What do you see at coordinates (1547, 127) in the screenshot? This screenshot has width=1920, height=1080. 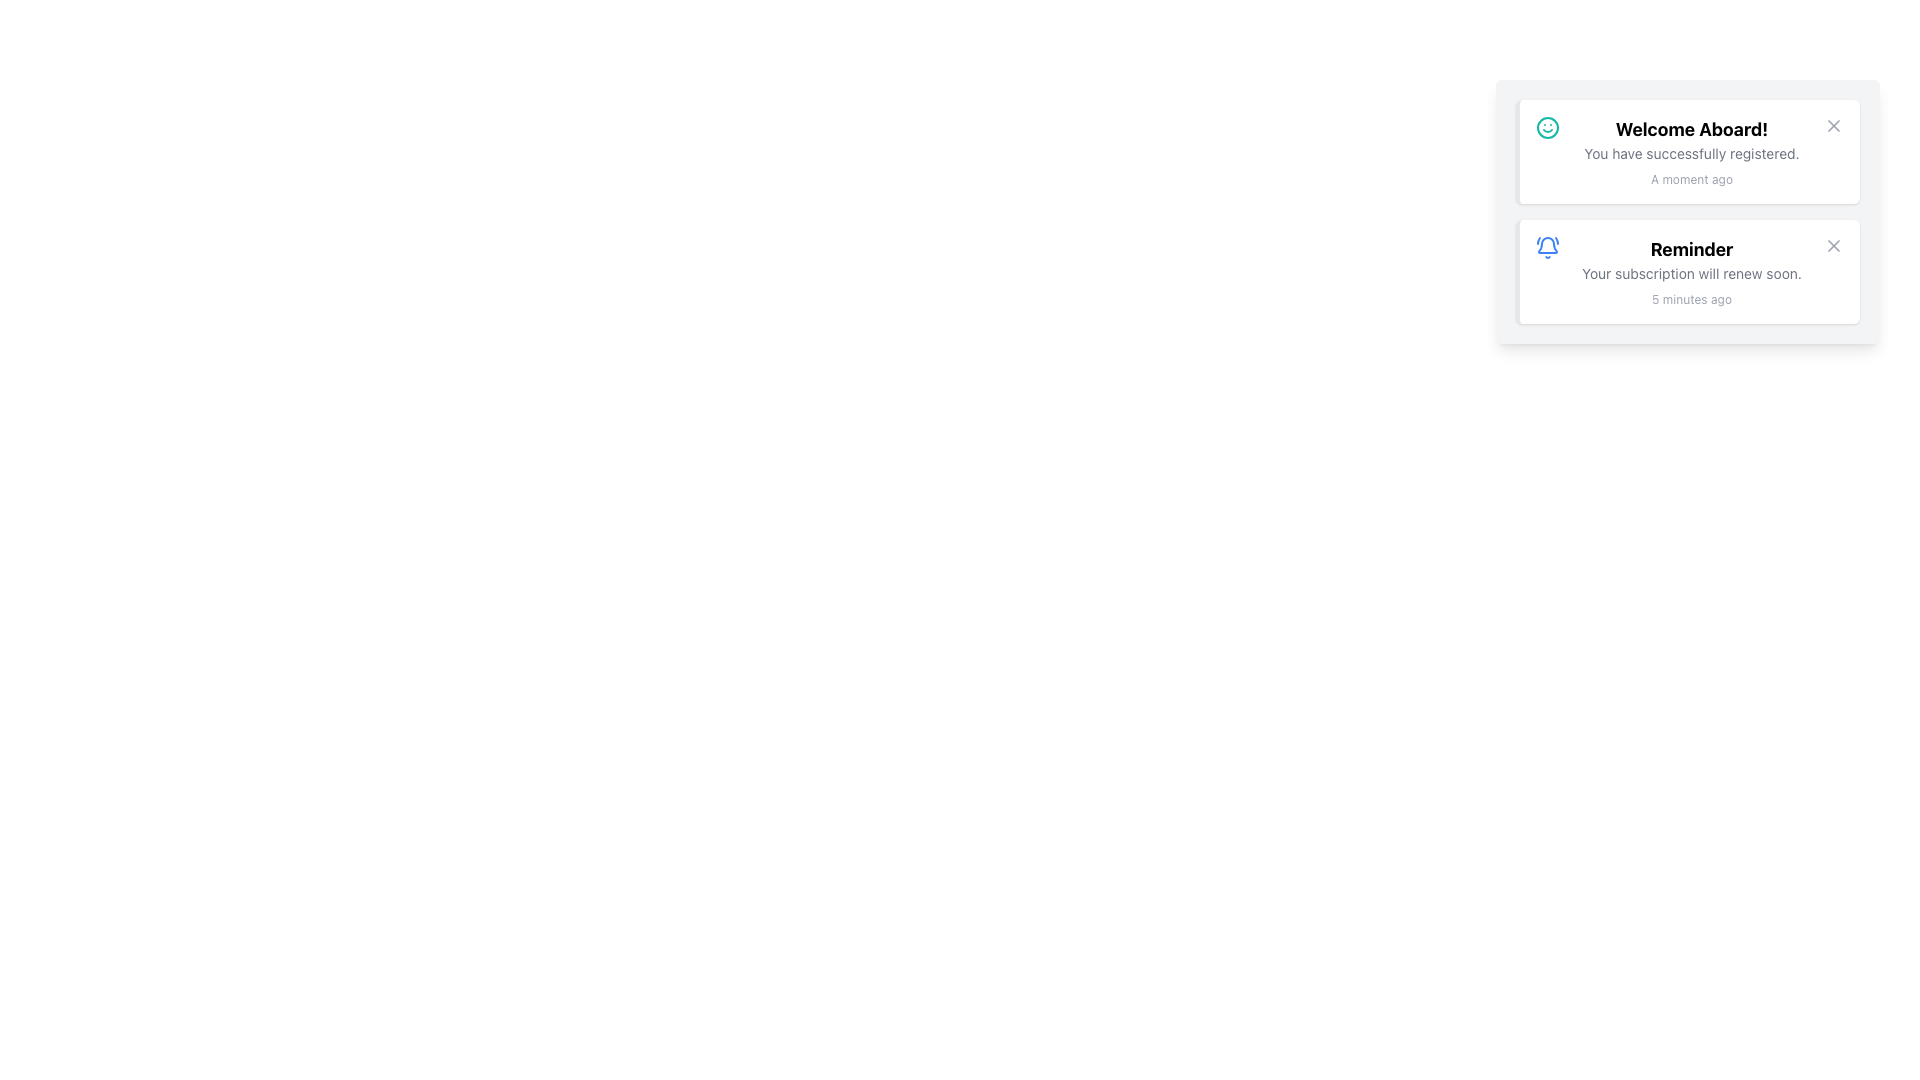 I see `the teal-colored smiling face icon located in the top-left corner of the 'Welcome Aboard!' notification card` at bounding box center [1547, 127].